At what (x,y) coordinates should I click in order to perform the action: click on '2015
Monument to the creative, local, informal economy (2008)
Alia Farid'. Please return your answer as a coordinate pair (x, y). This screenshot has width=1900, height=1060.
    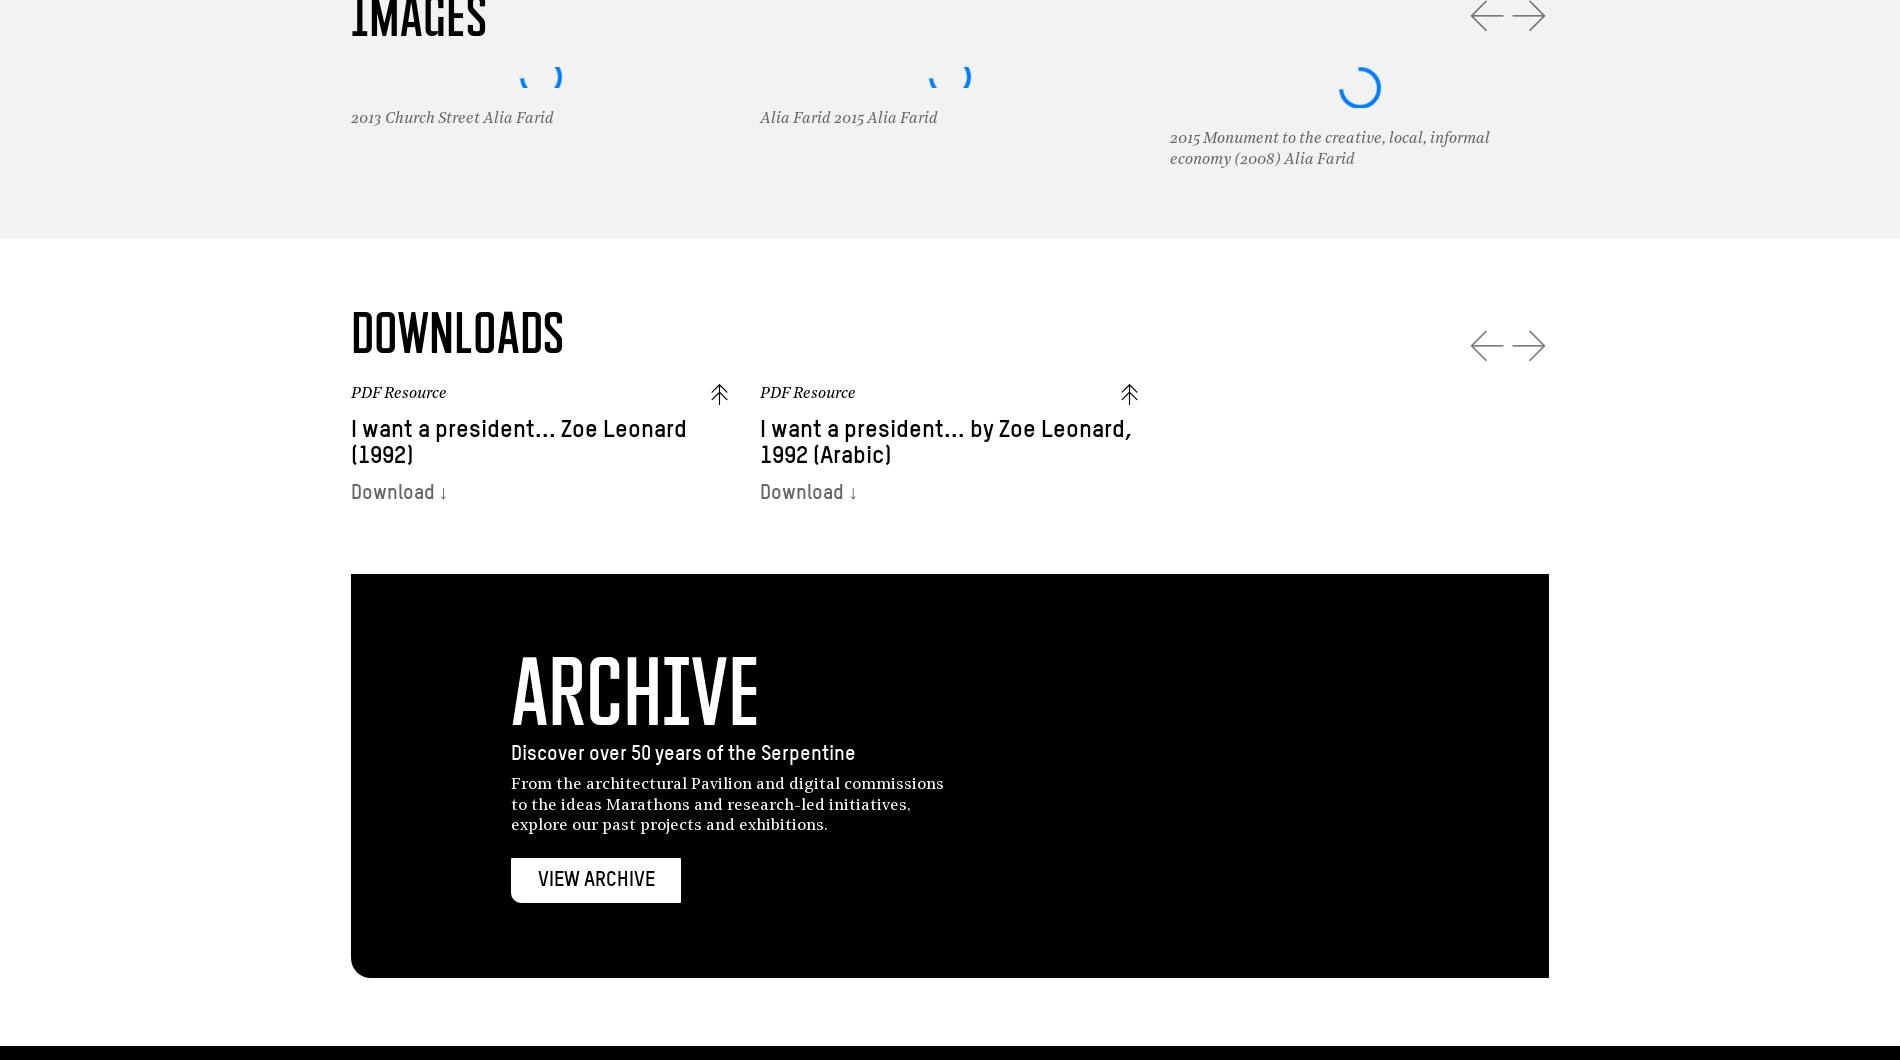
    Looking at the image, I should click on (1329, 148).